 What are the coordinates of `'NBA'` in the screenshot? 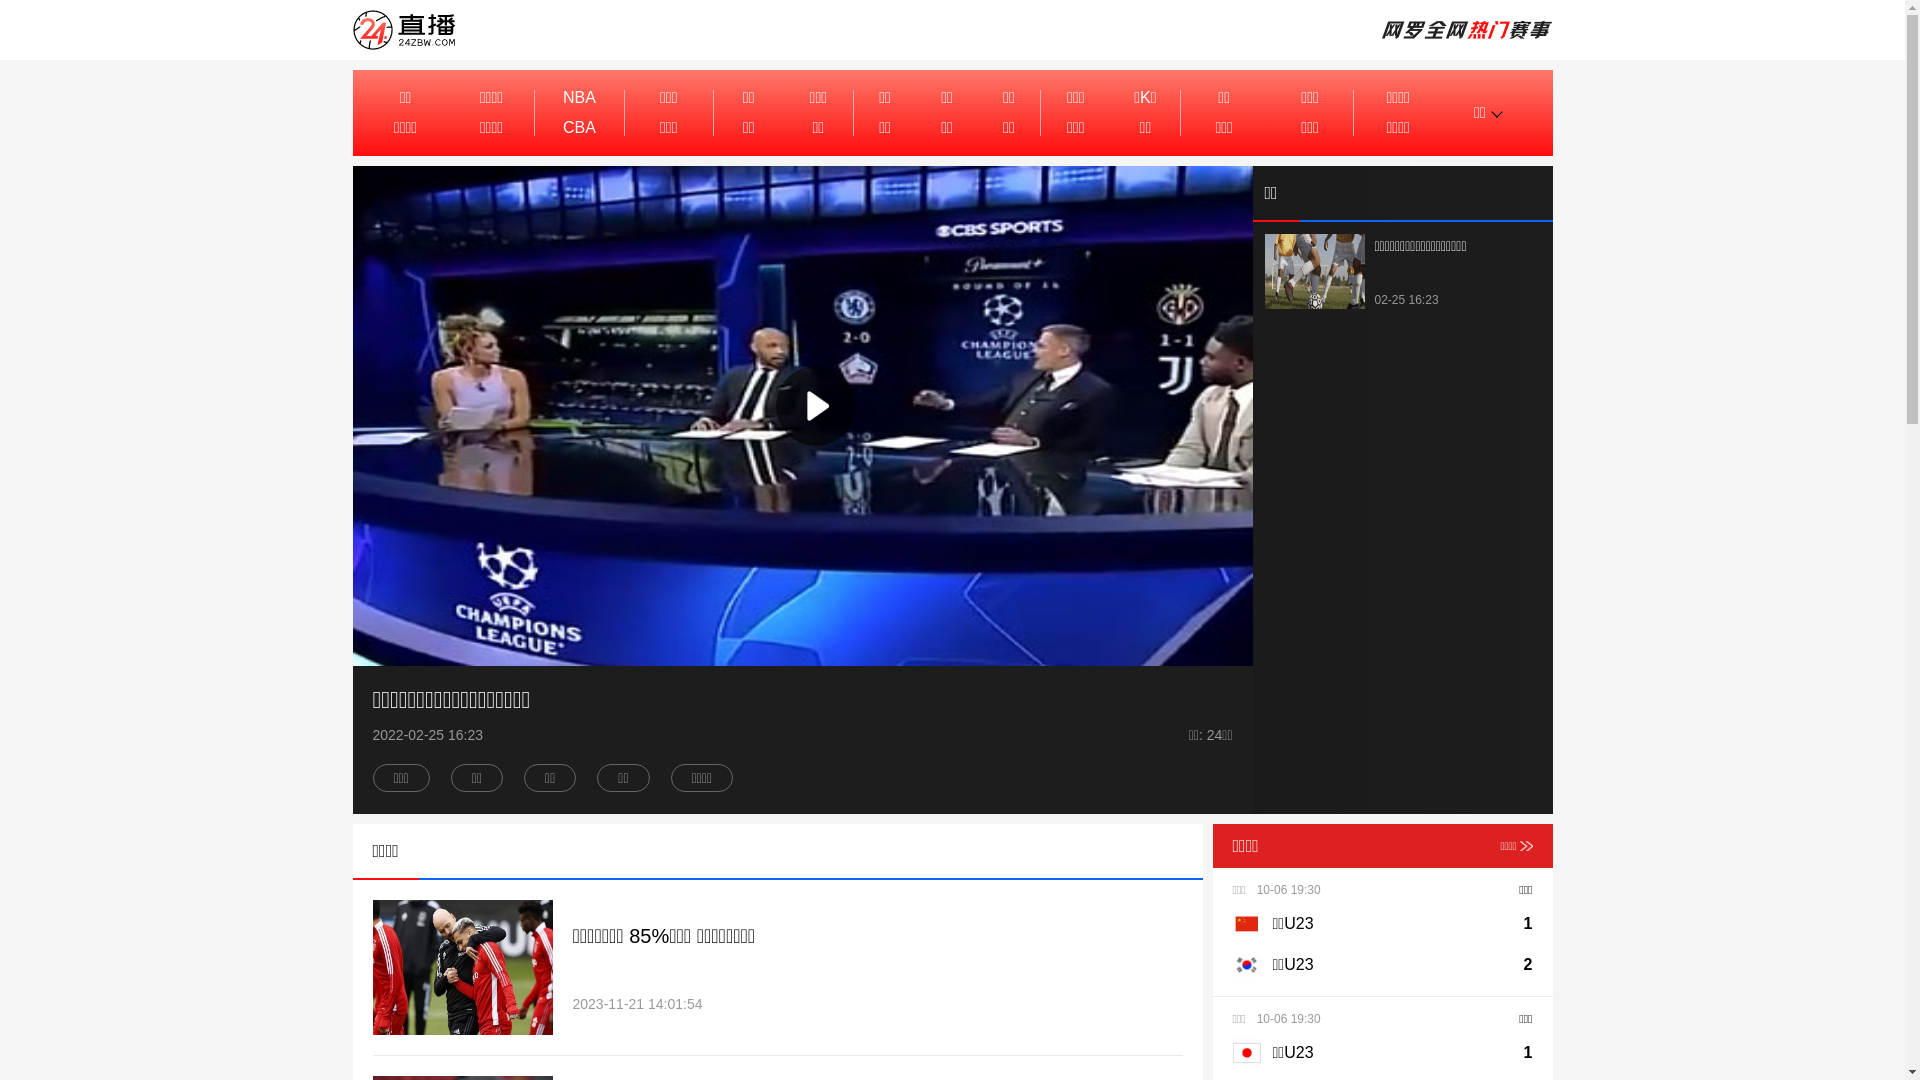 It's located at (578, 97).